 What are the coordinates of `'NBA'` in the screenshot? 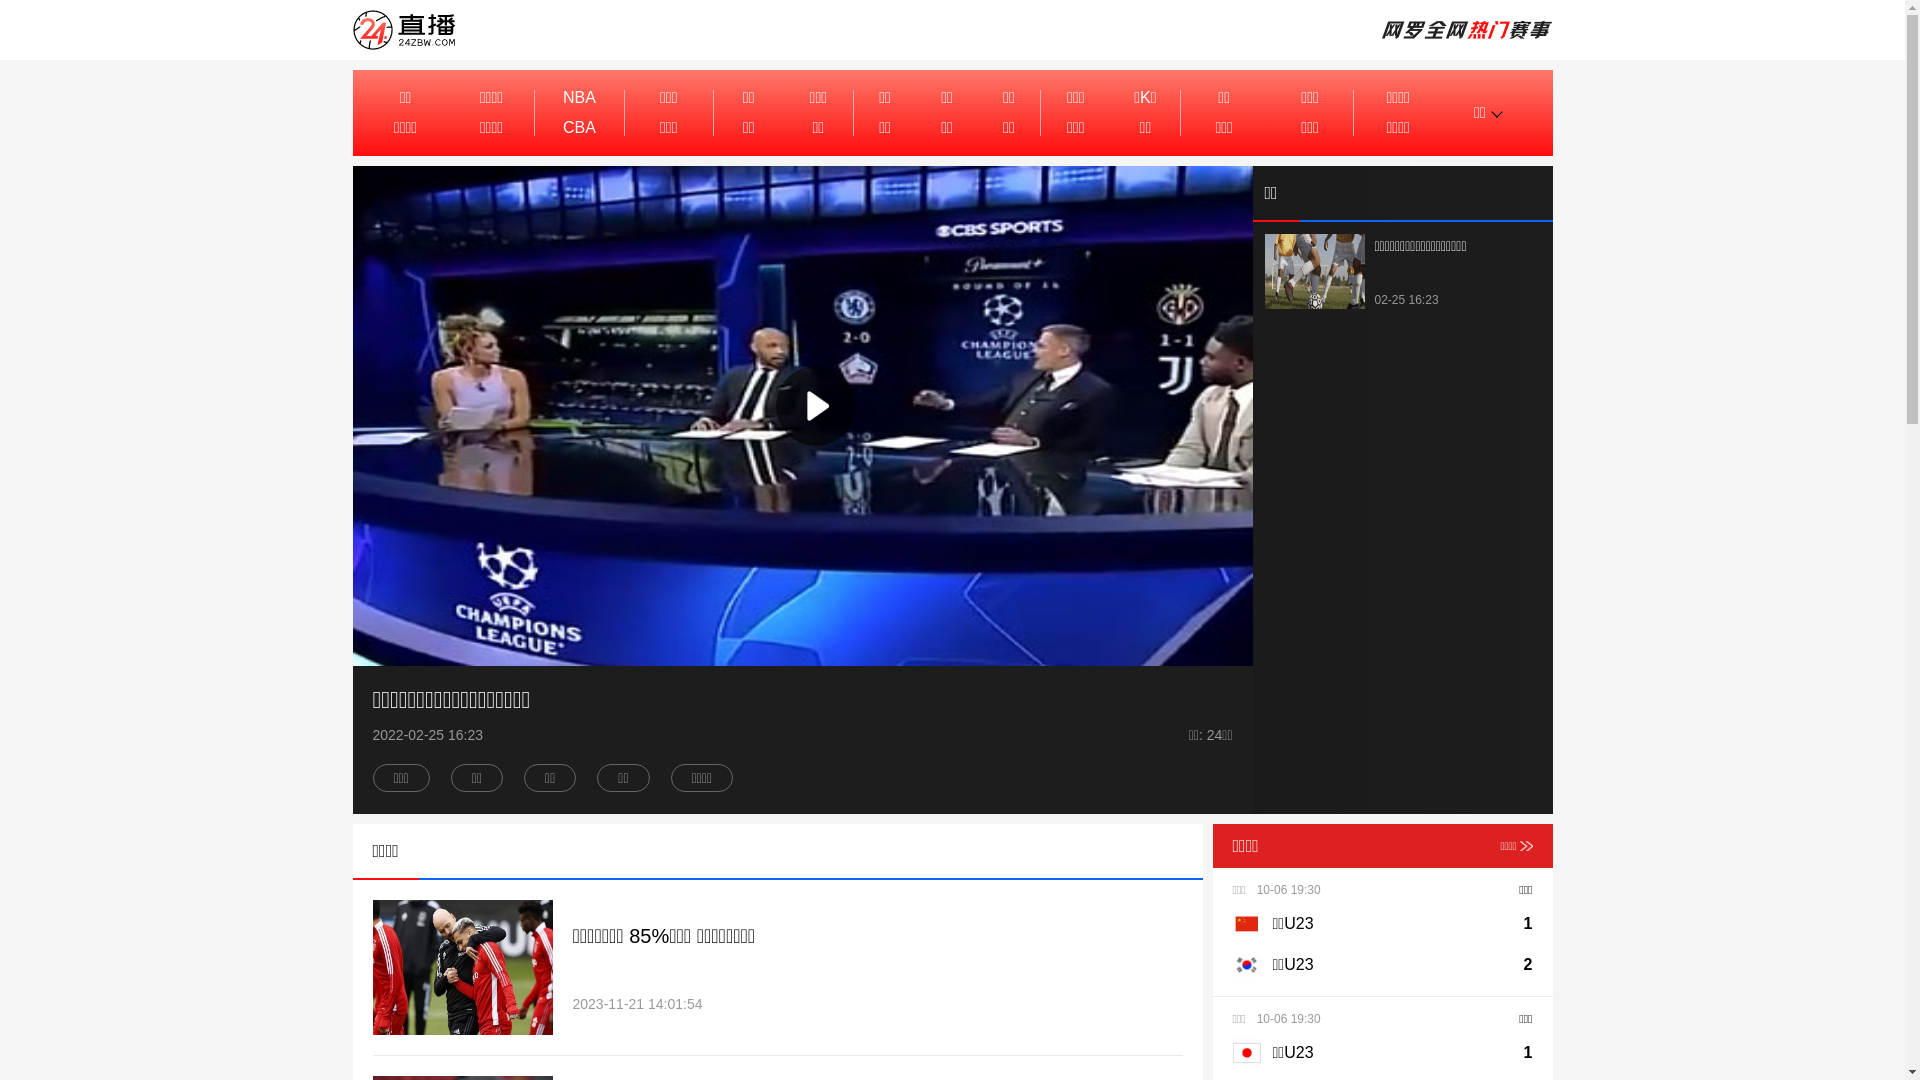 It's located at (578, 97).